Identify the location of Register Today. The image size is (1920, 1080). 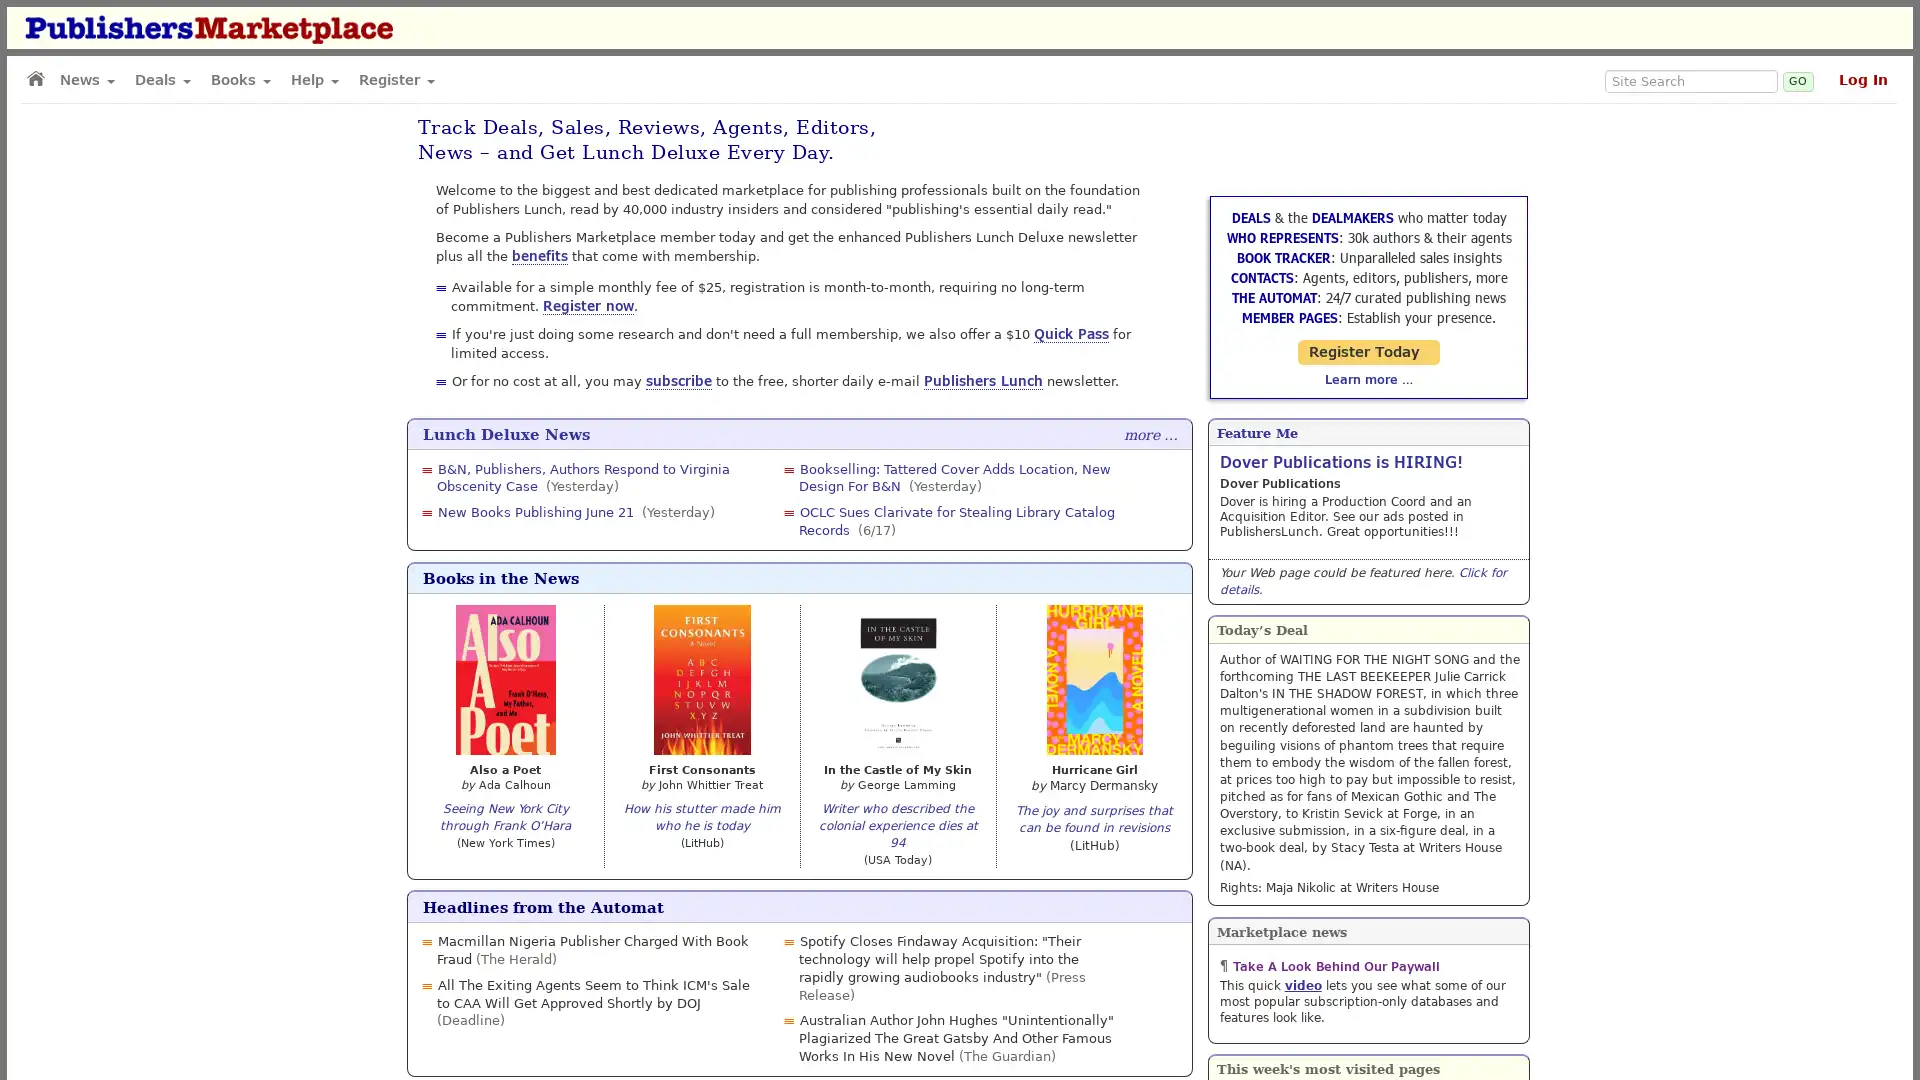
(1367, 350).